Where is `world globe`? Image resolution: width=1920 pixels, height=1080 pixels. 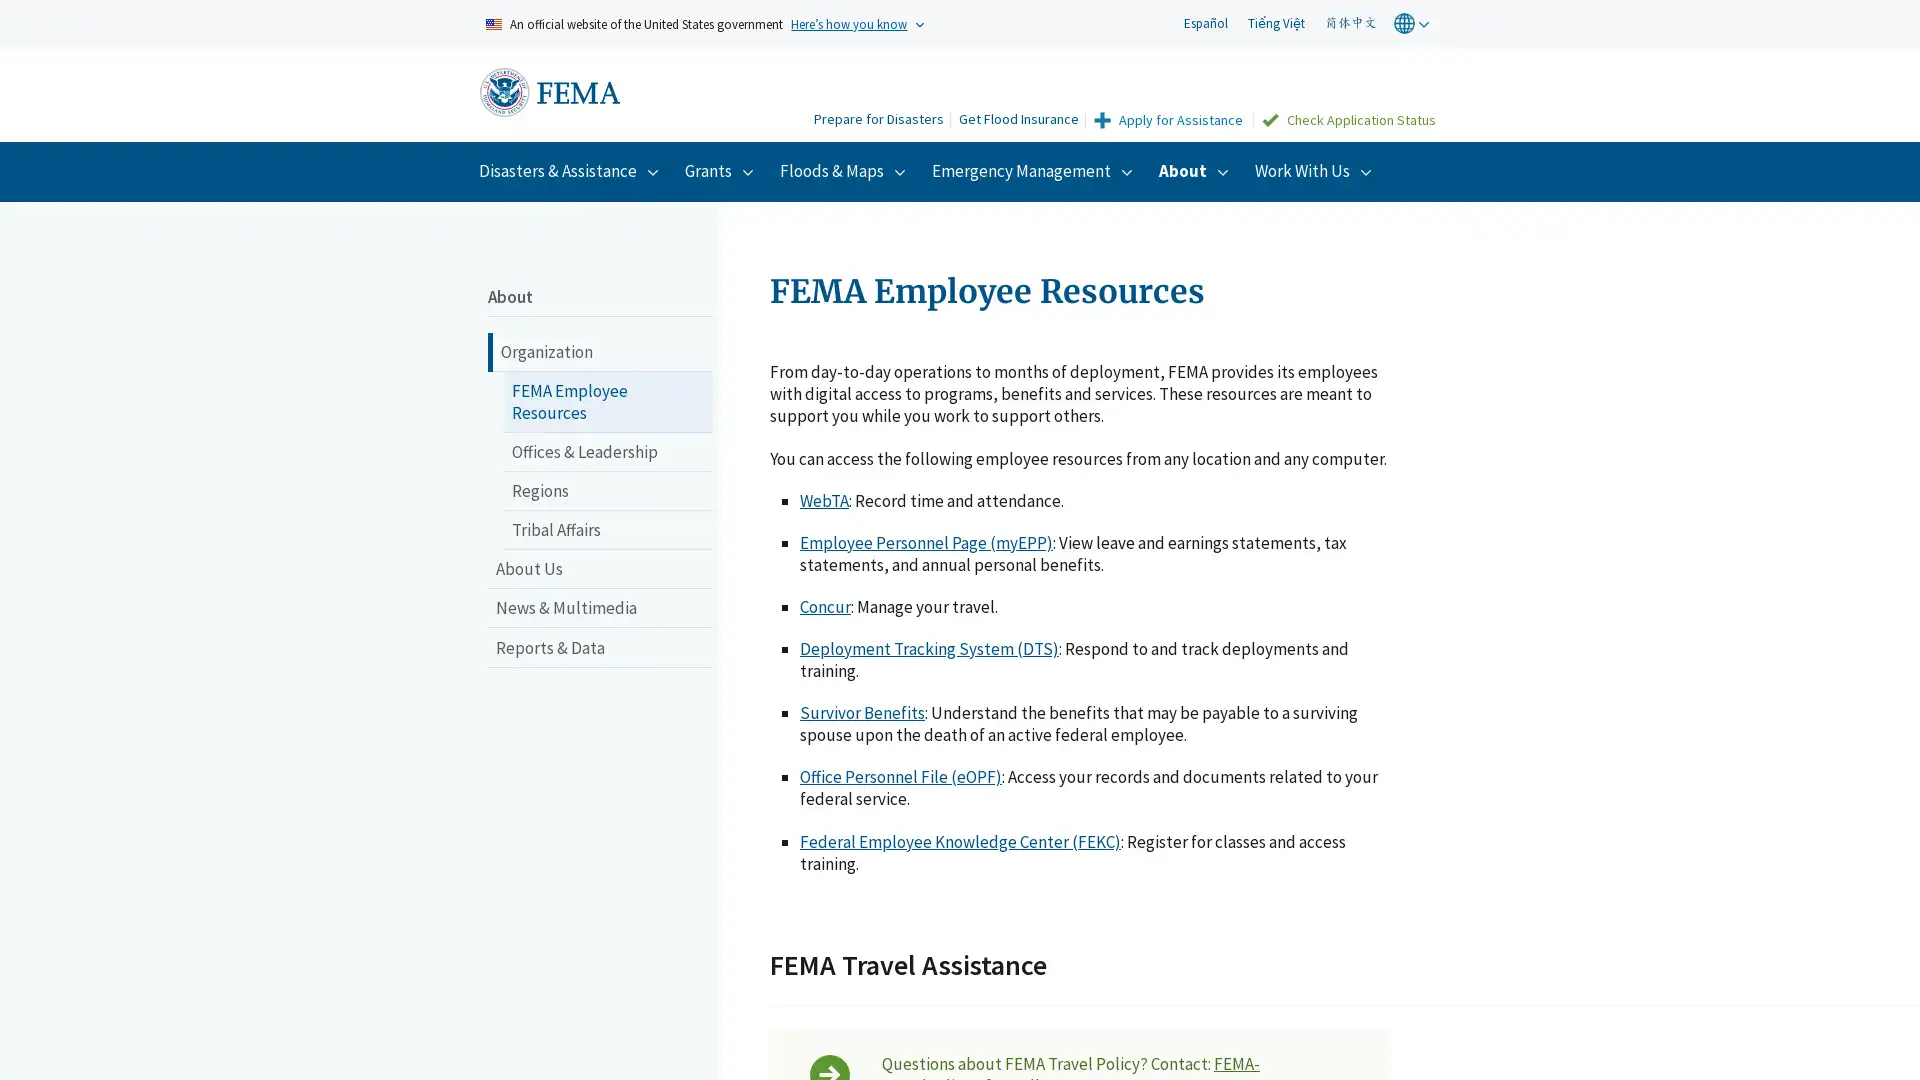 world globe is located at coordinates (1413, 23).